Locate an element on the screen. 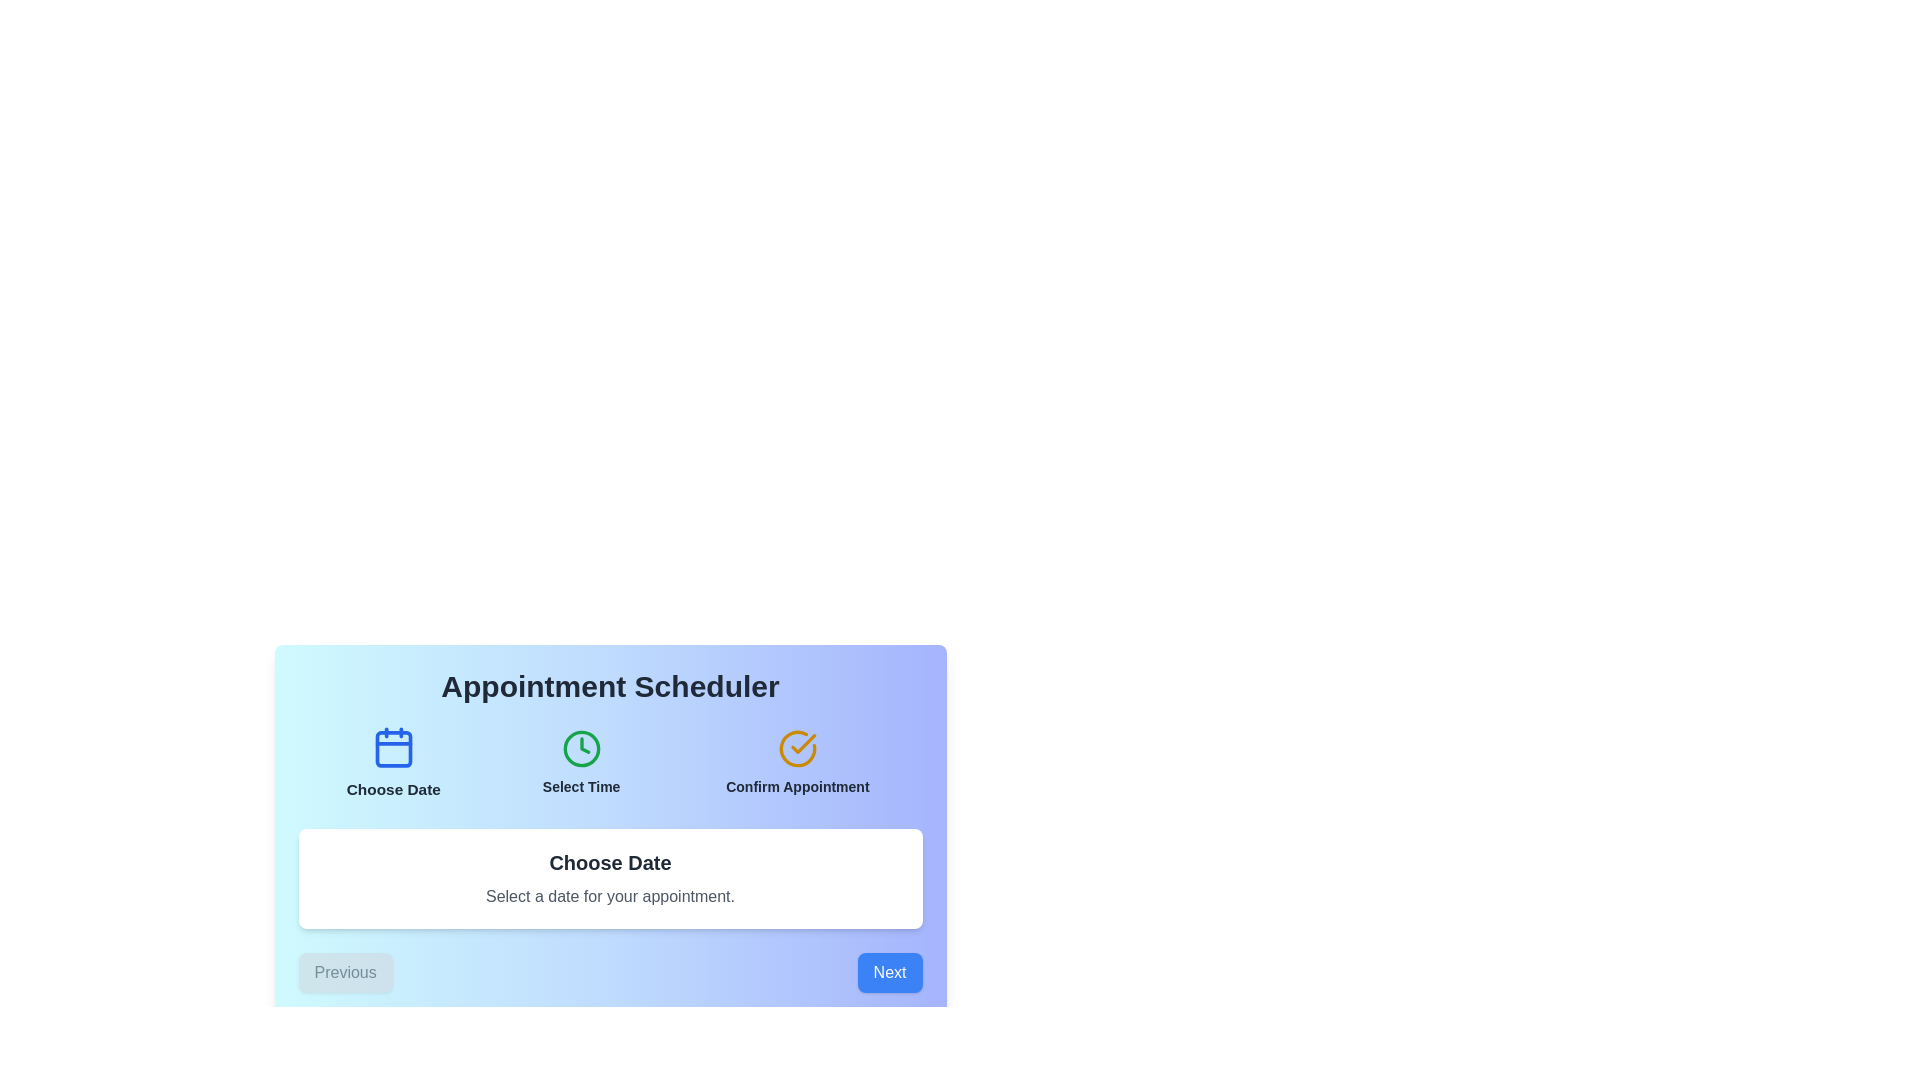 The width and height of the screenshot is (1920, 1080). the step icon to observe its details is located at coordinates (393, 763).